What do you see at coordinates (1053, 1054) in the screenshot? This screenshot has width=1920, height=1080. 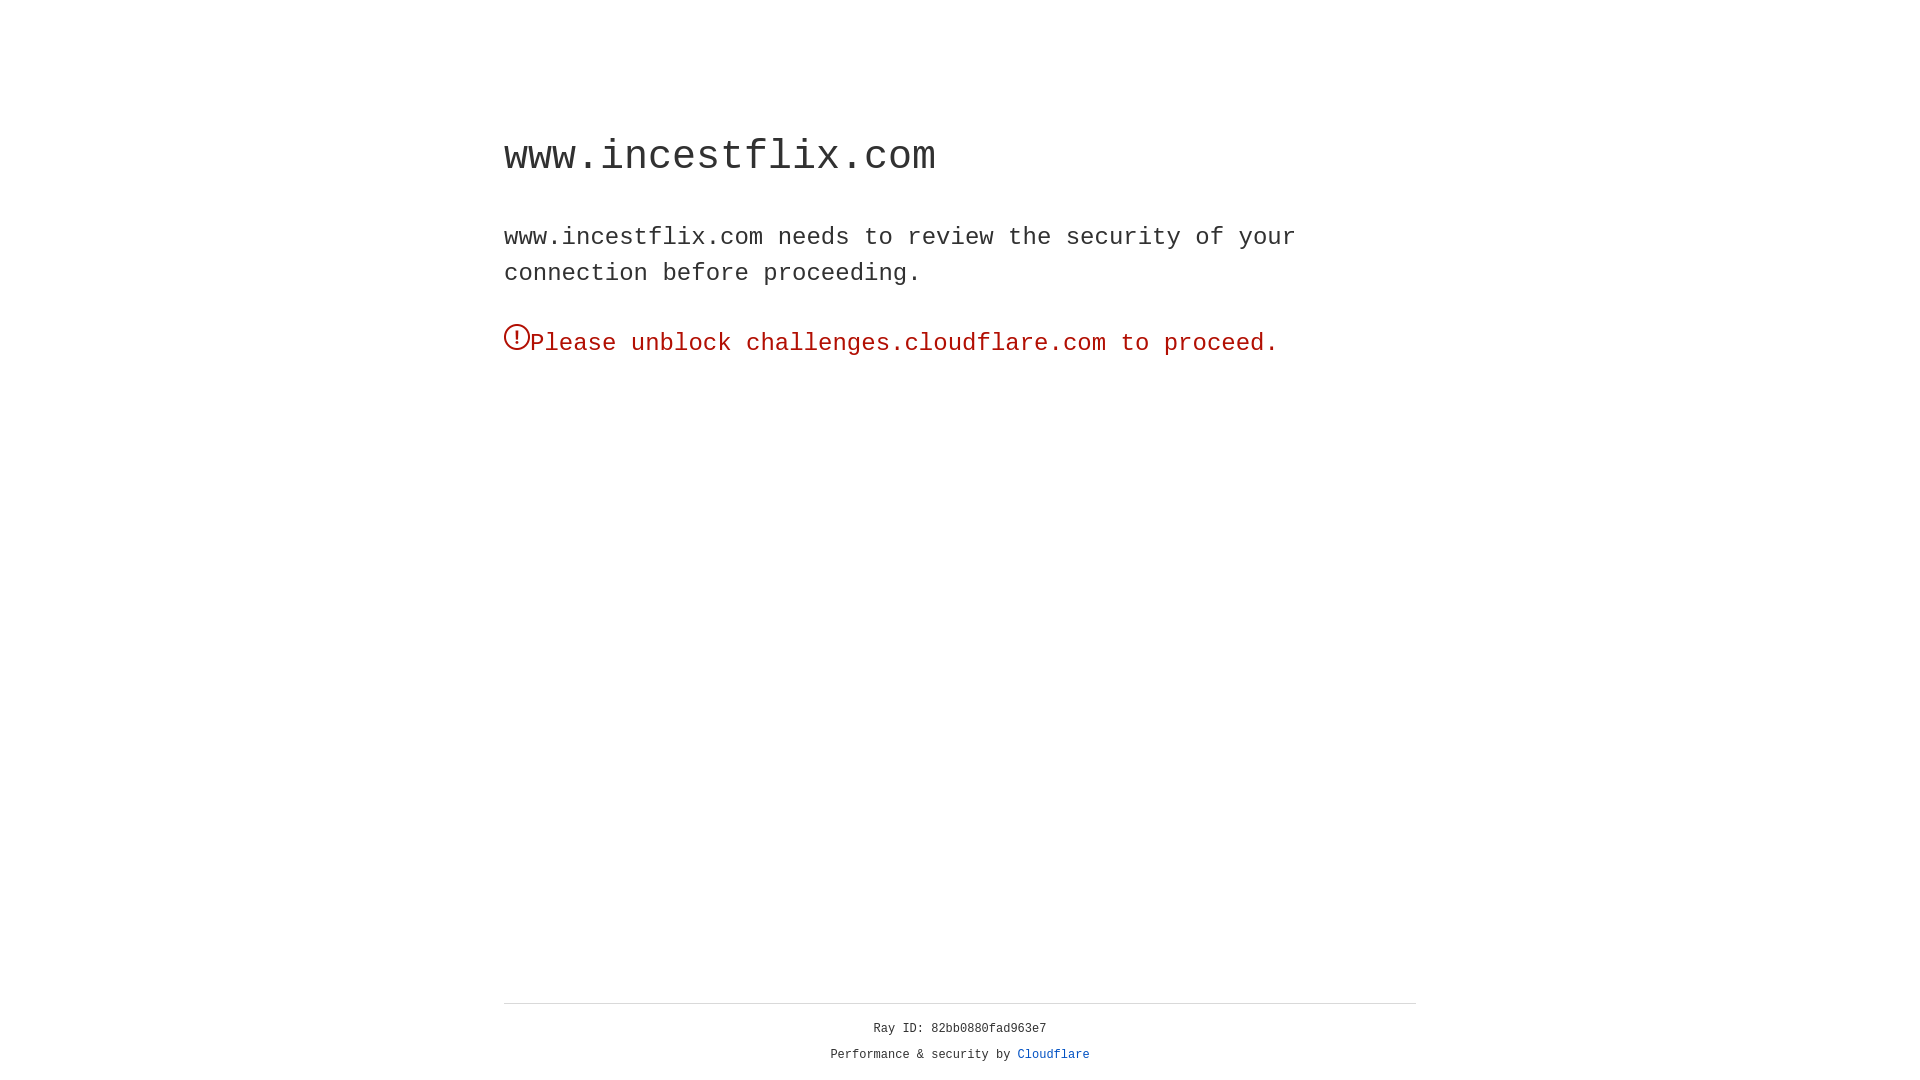 I see `'Cloudflare'` at bounding box center [1053, 1054].